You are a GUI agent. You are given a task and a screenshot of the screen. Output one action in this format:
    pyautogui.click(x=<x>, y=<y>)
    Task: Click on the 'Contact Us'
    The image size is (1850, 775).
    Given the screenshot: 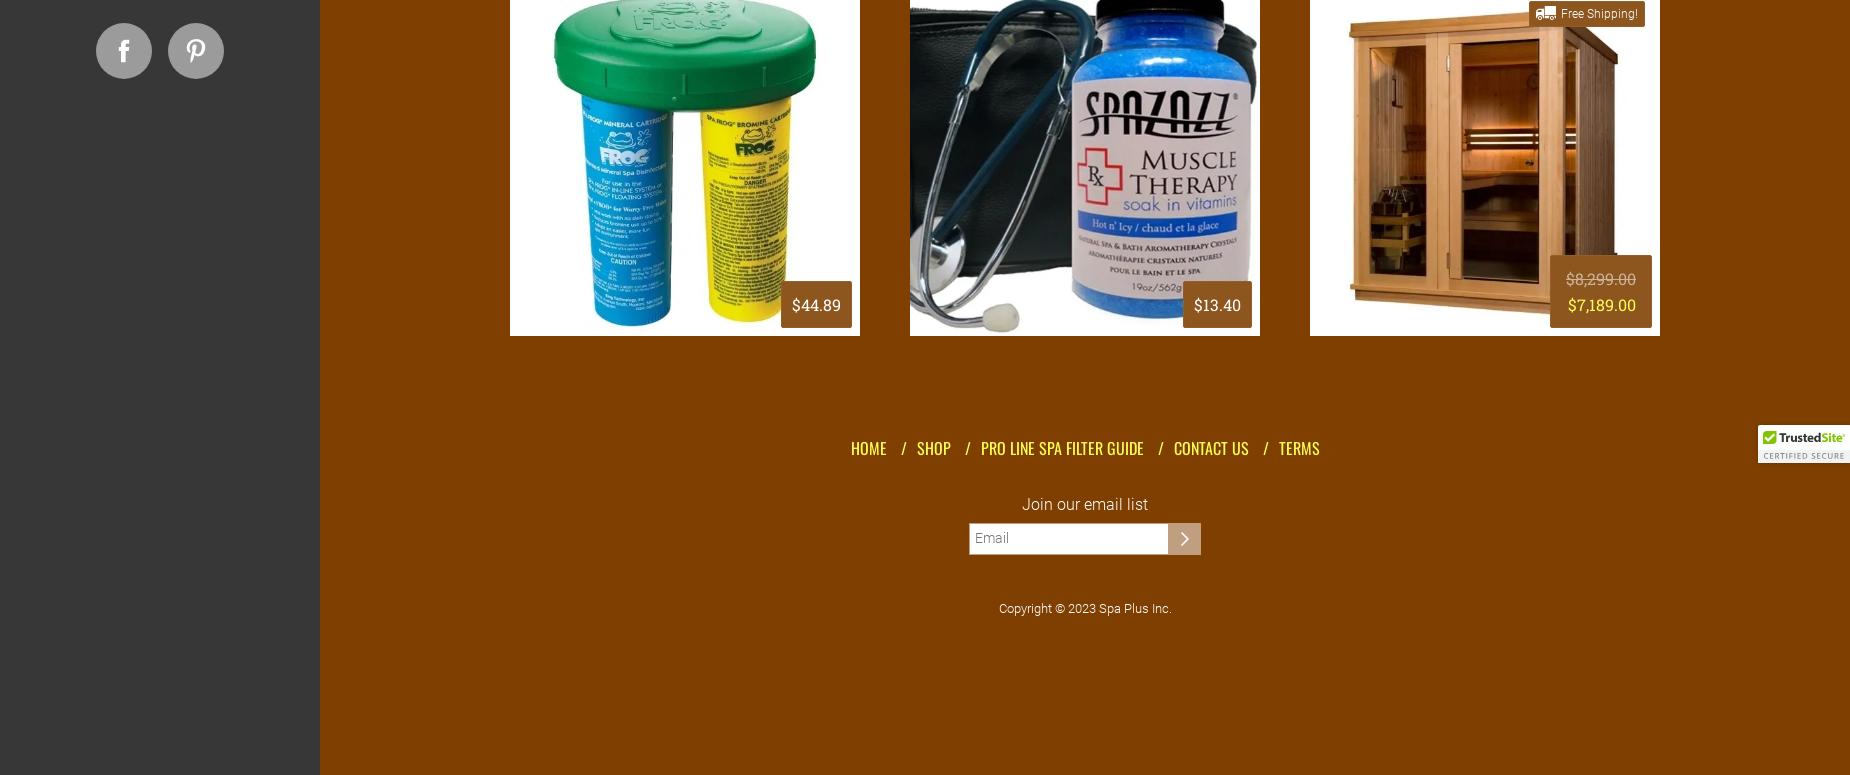 What is the action you would take?
    pyautogui.click(x=1209, y=448)
    